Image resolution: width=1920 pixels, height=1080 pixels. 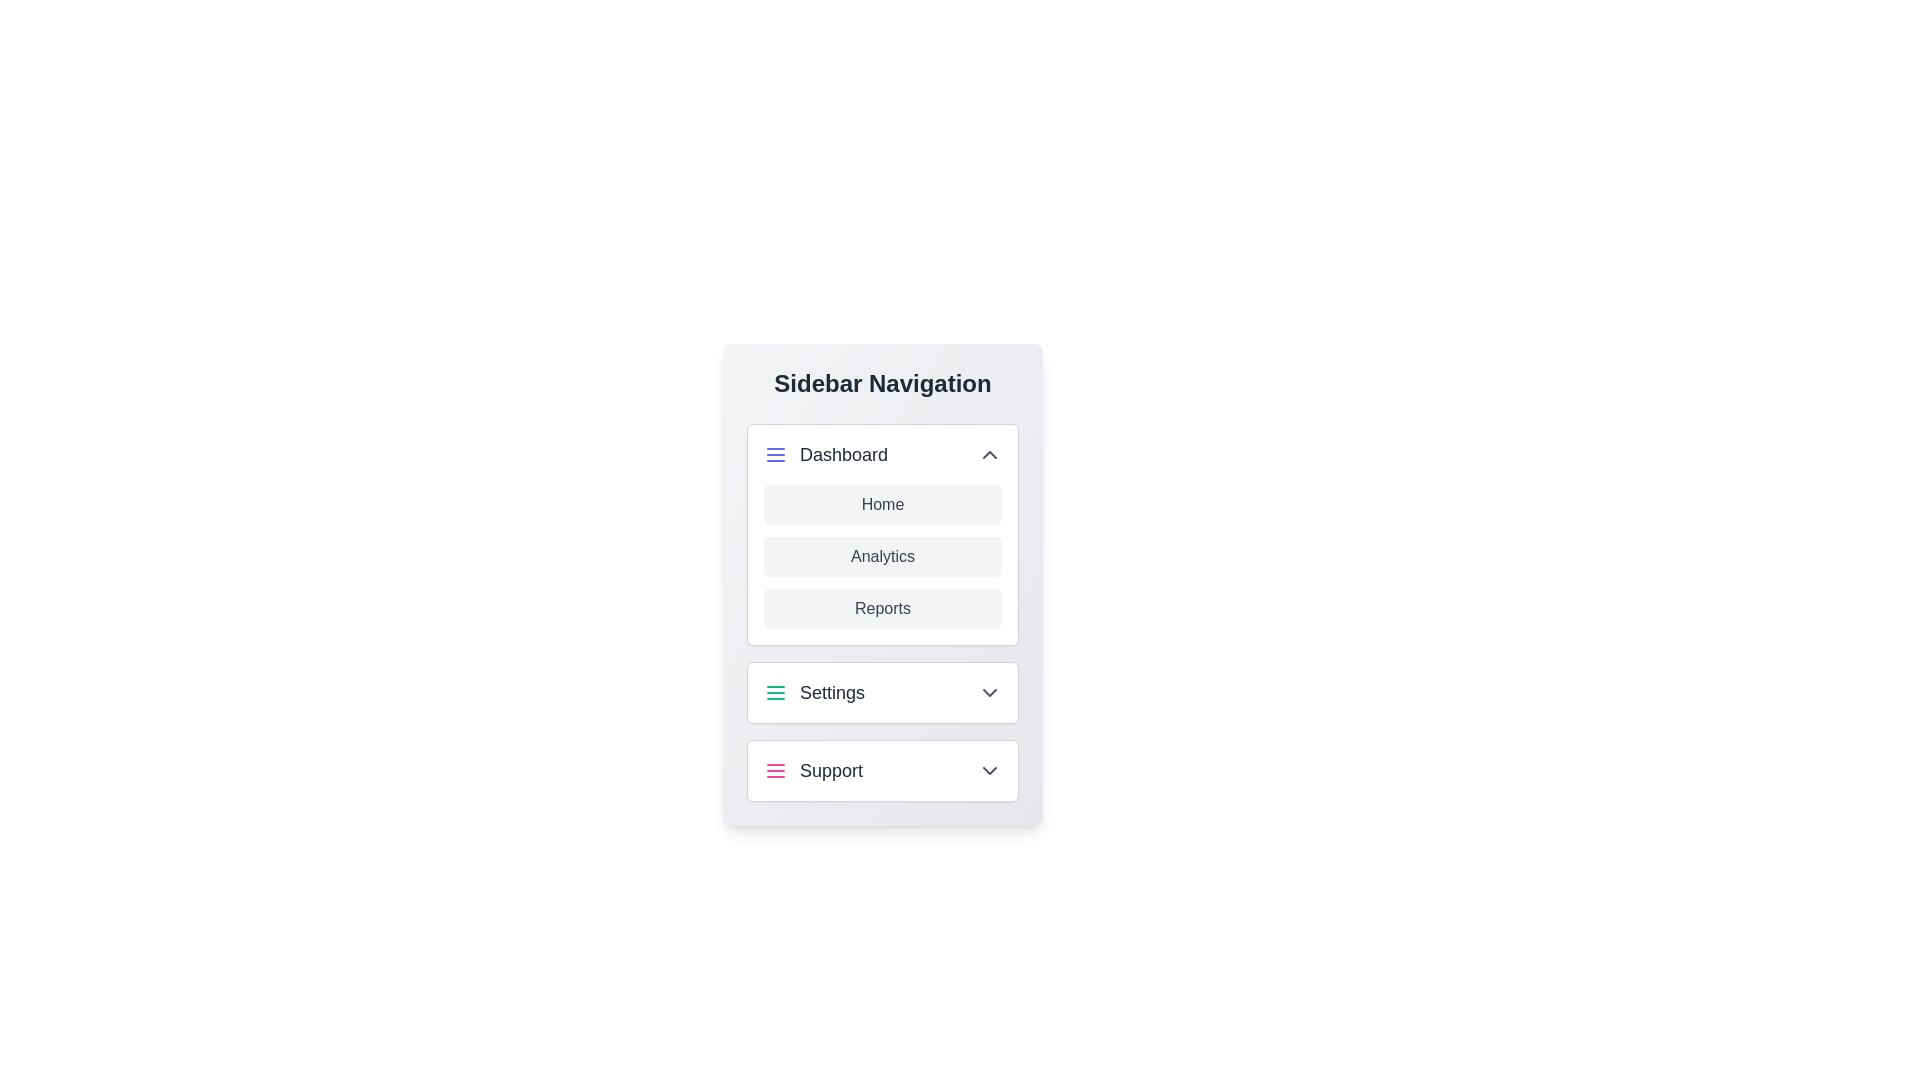 What do you see at coordinates (989, 692) in the screenshot?
I see `the chevron icon on the far right side of the 'Settings' option in the sidebar` at bounding box center [989, 692].